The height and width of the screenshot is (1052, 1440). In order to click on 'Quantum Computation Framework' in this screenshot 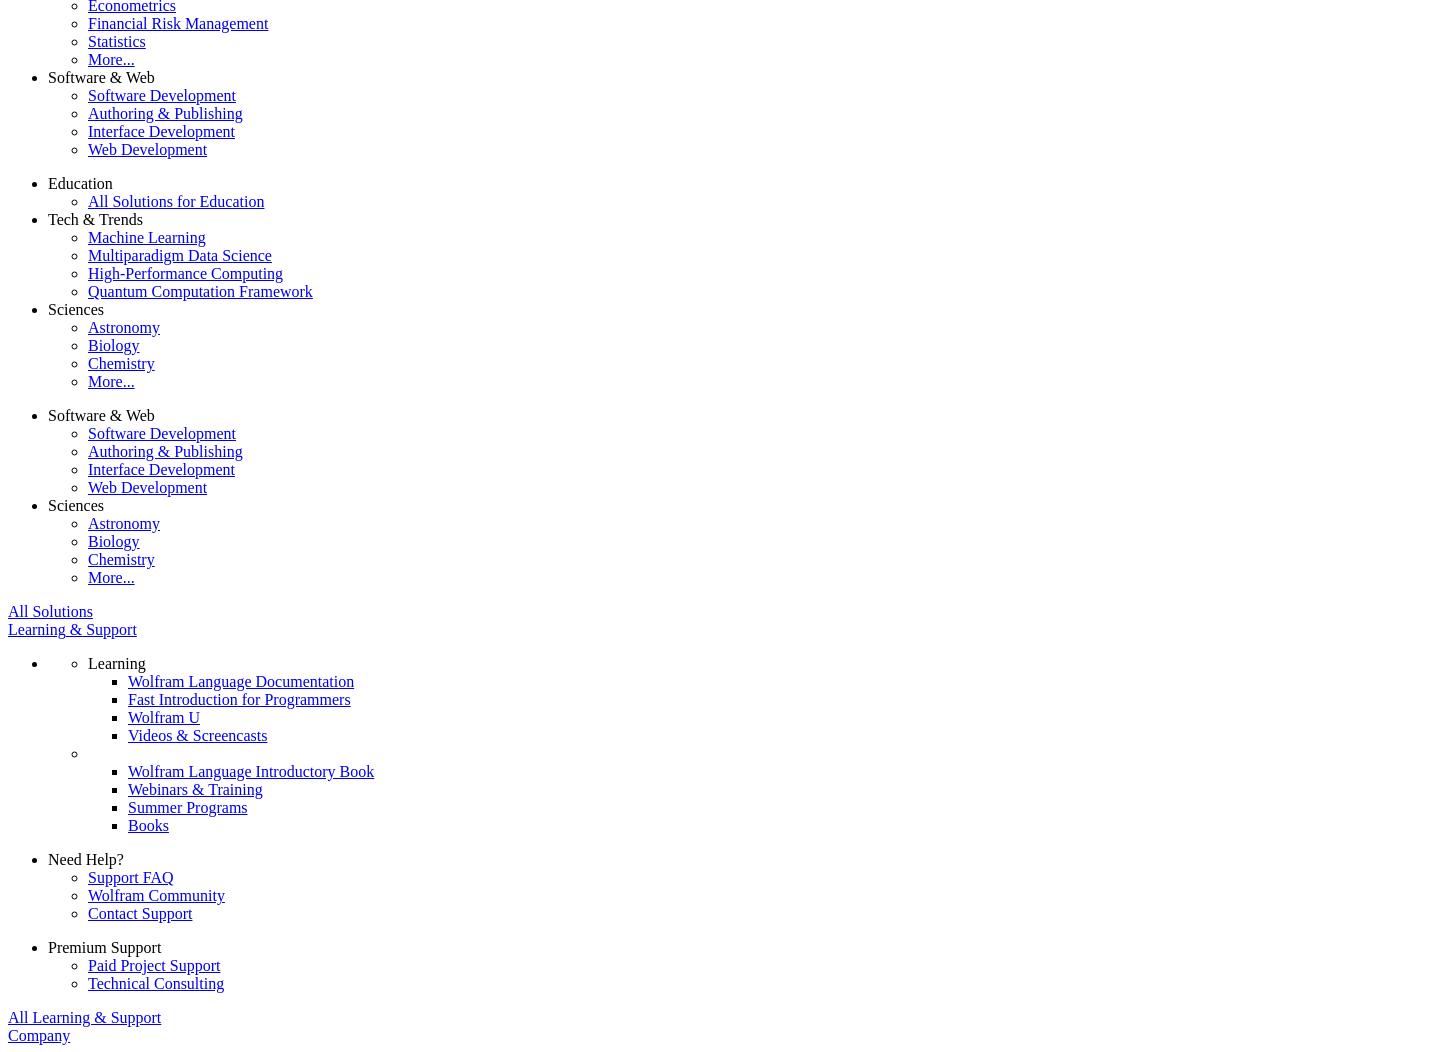, I will do `click(200, 290)`.